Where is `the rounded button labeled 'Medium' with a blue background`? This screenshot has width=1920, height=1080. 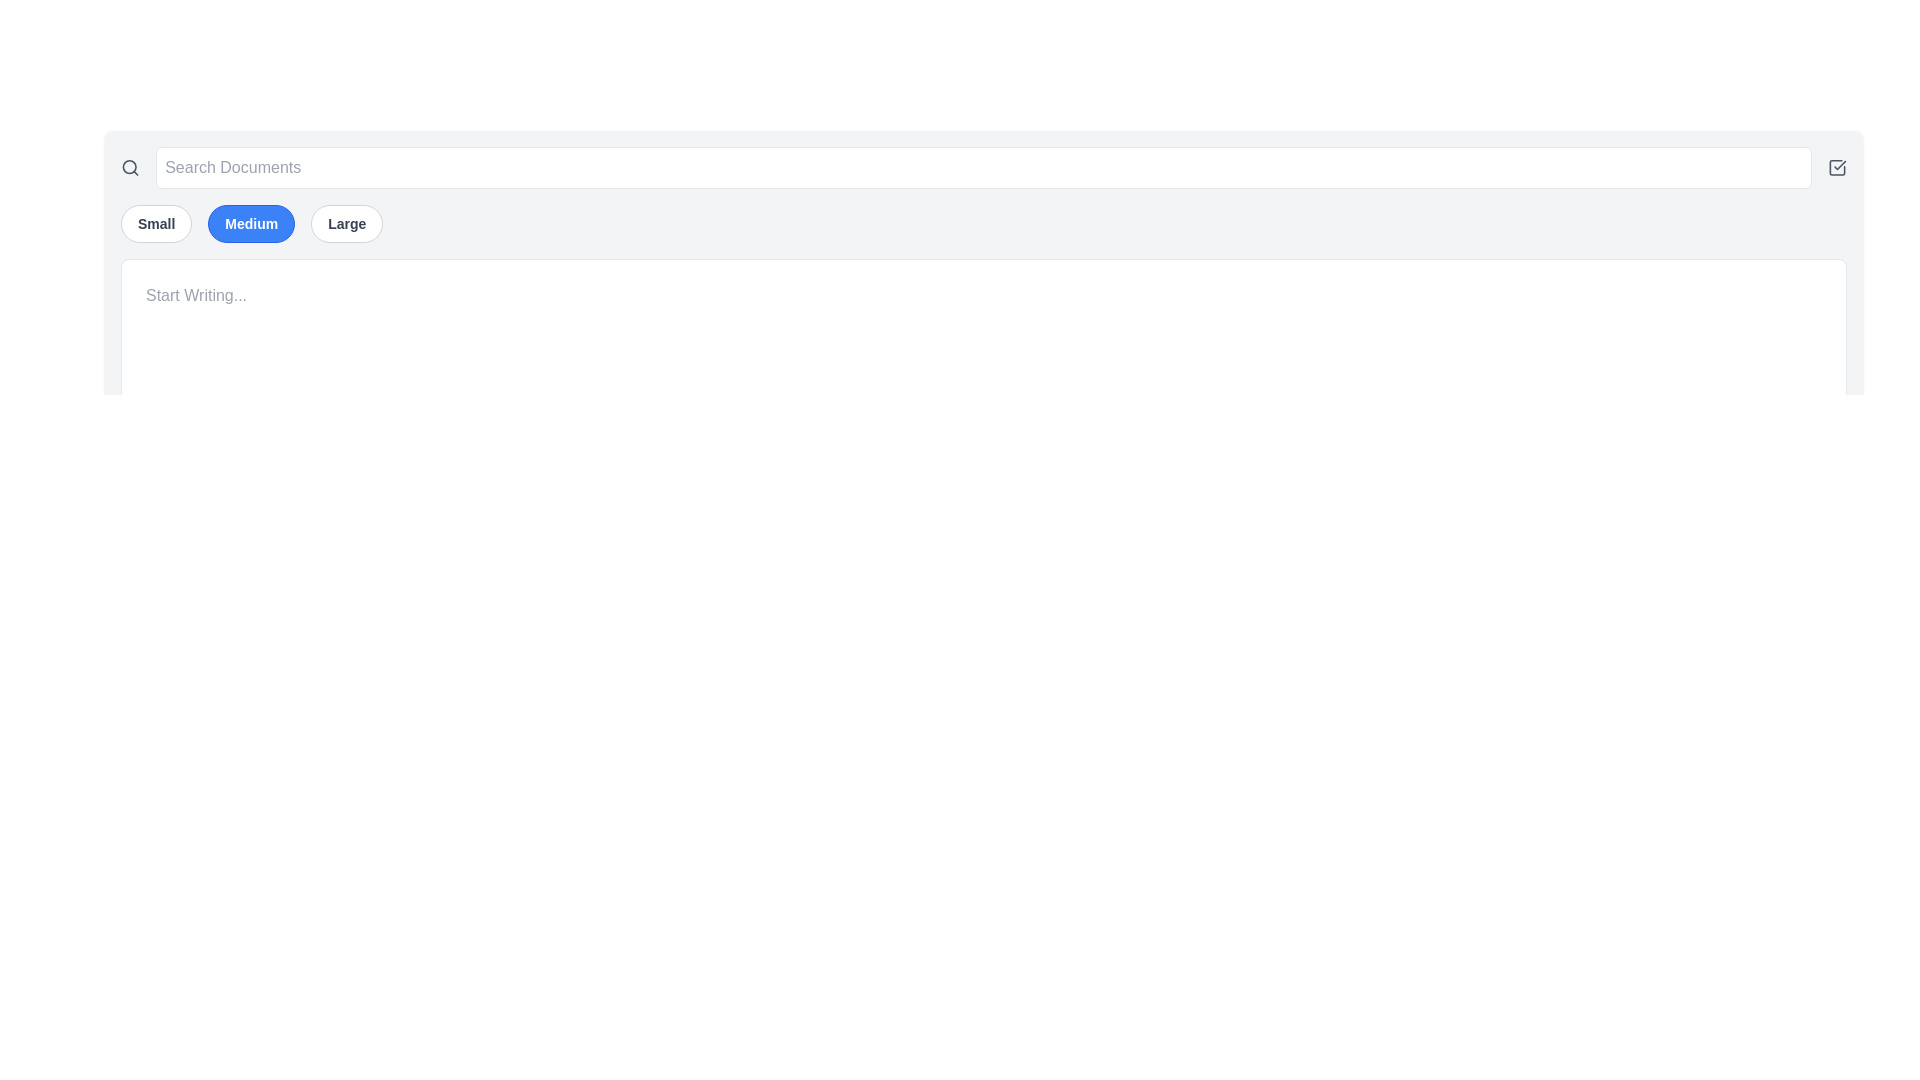 the rounded button labeled 'Medium' with a blue background is located at coordinates (250, 223).